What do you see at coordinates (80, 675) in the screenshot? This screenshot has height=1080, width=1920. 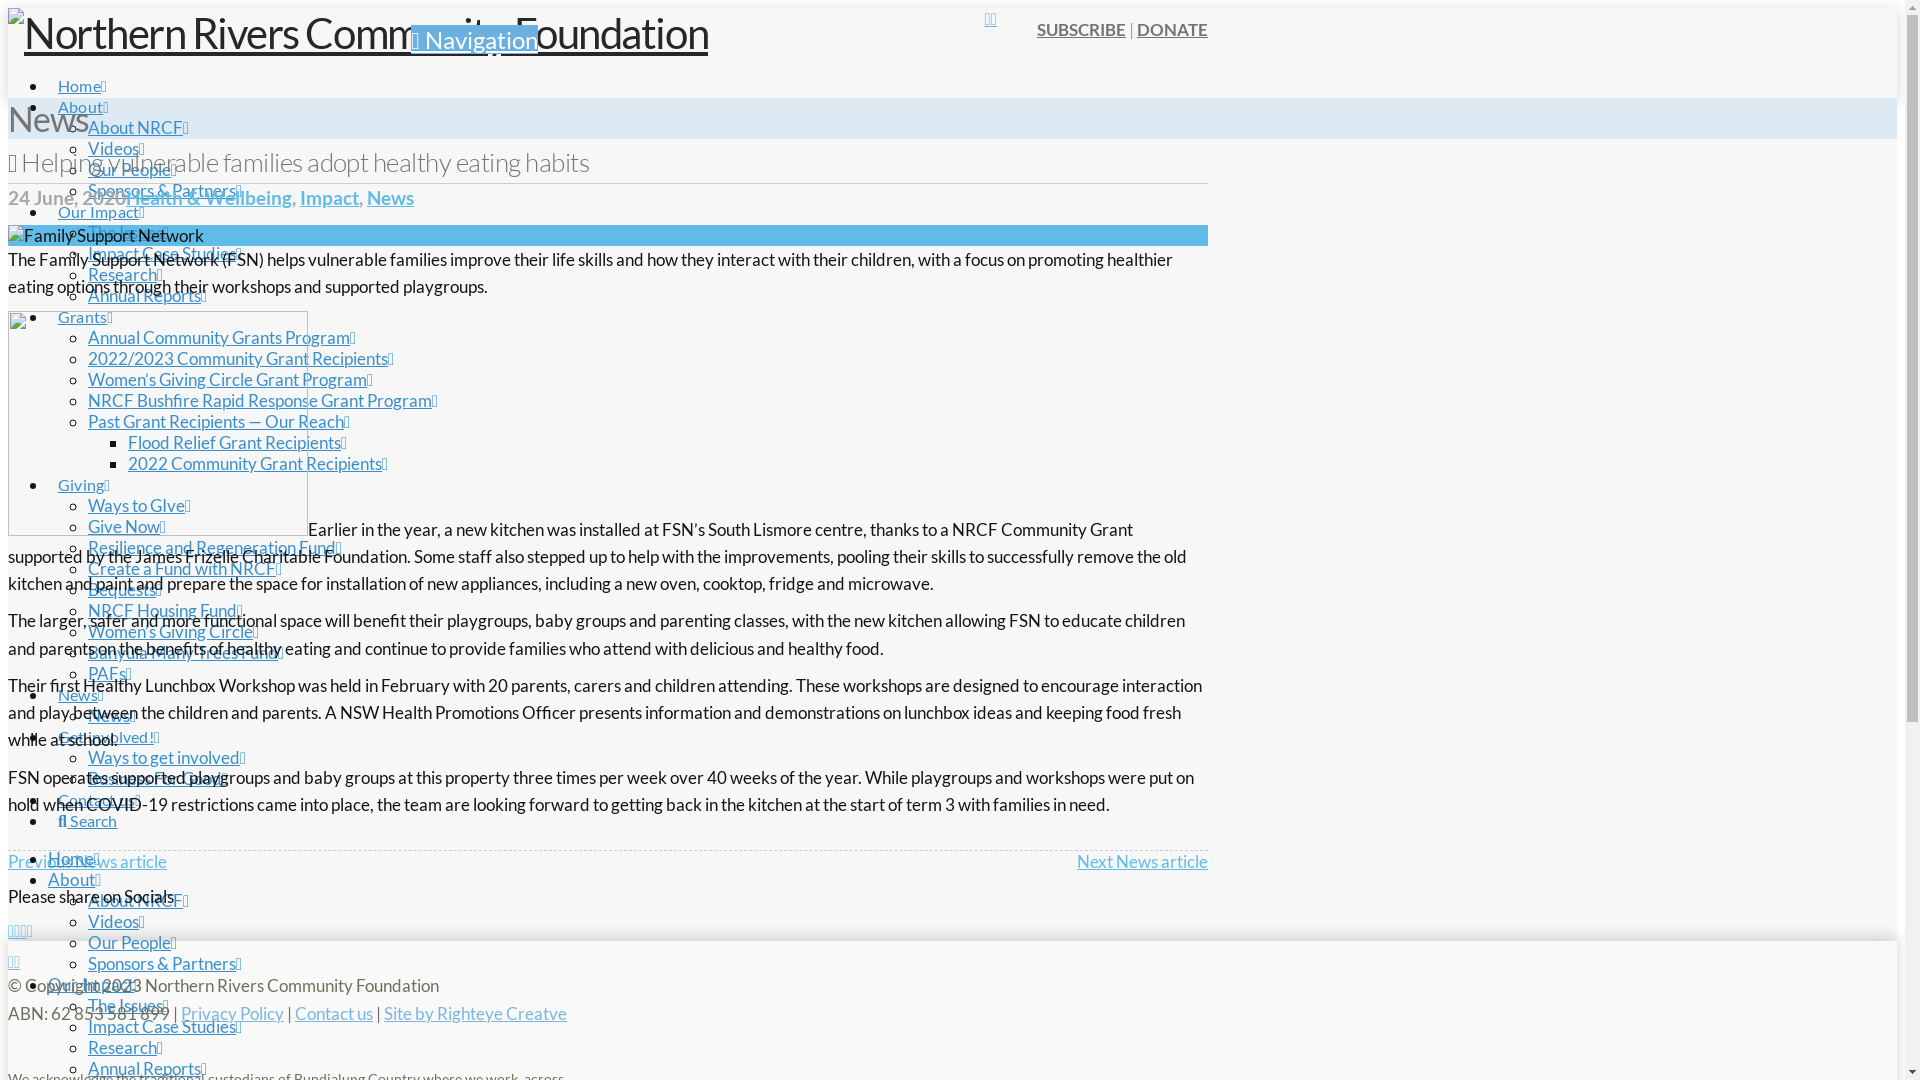 I see `'News'` at bounding box center [80, 675].